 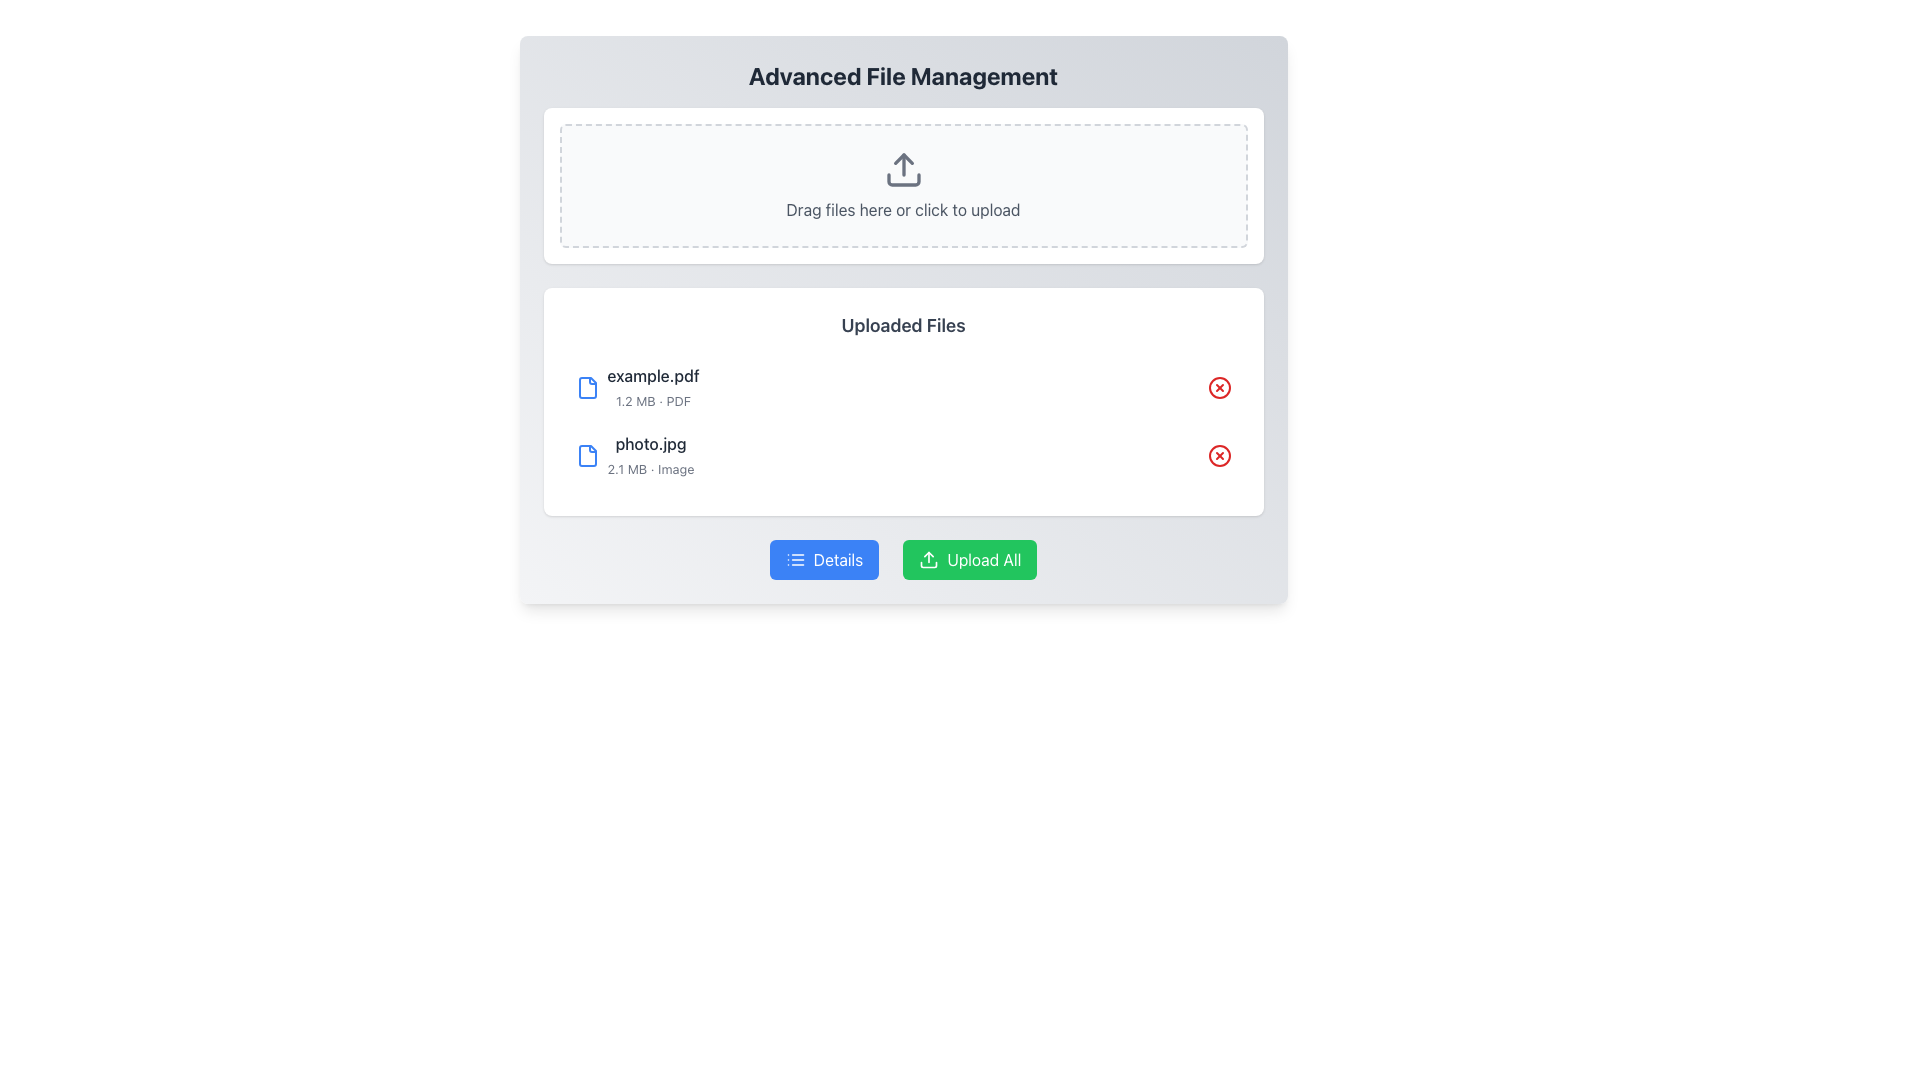 I want to click on the delete button located on the far right of the 'example.pdf, 1.2 MB · PDF' item in the 'Uploaded Files' section, so click(x=1218, y=388).